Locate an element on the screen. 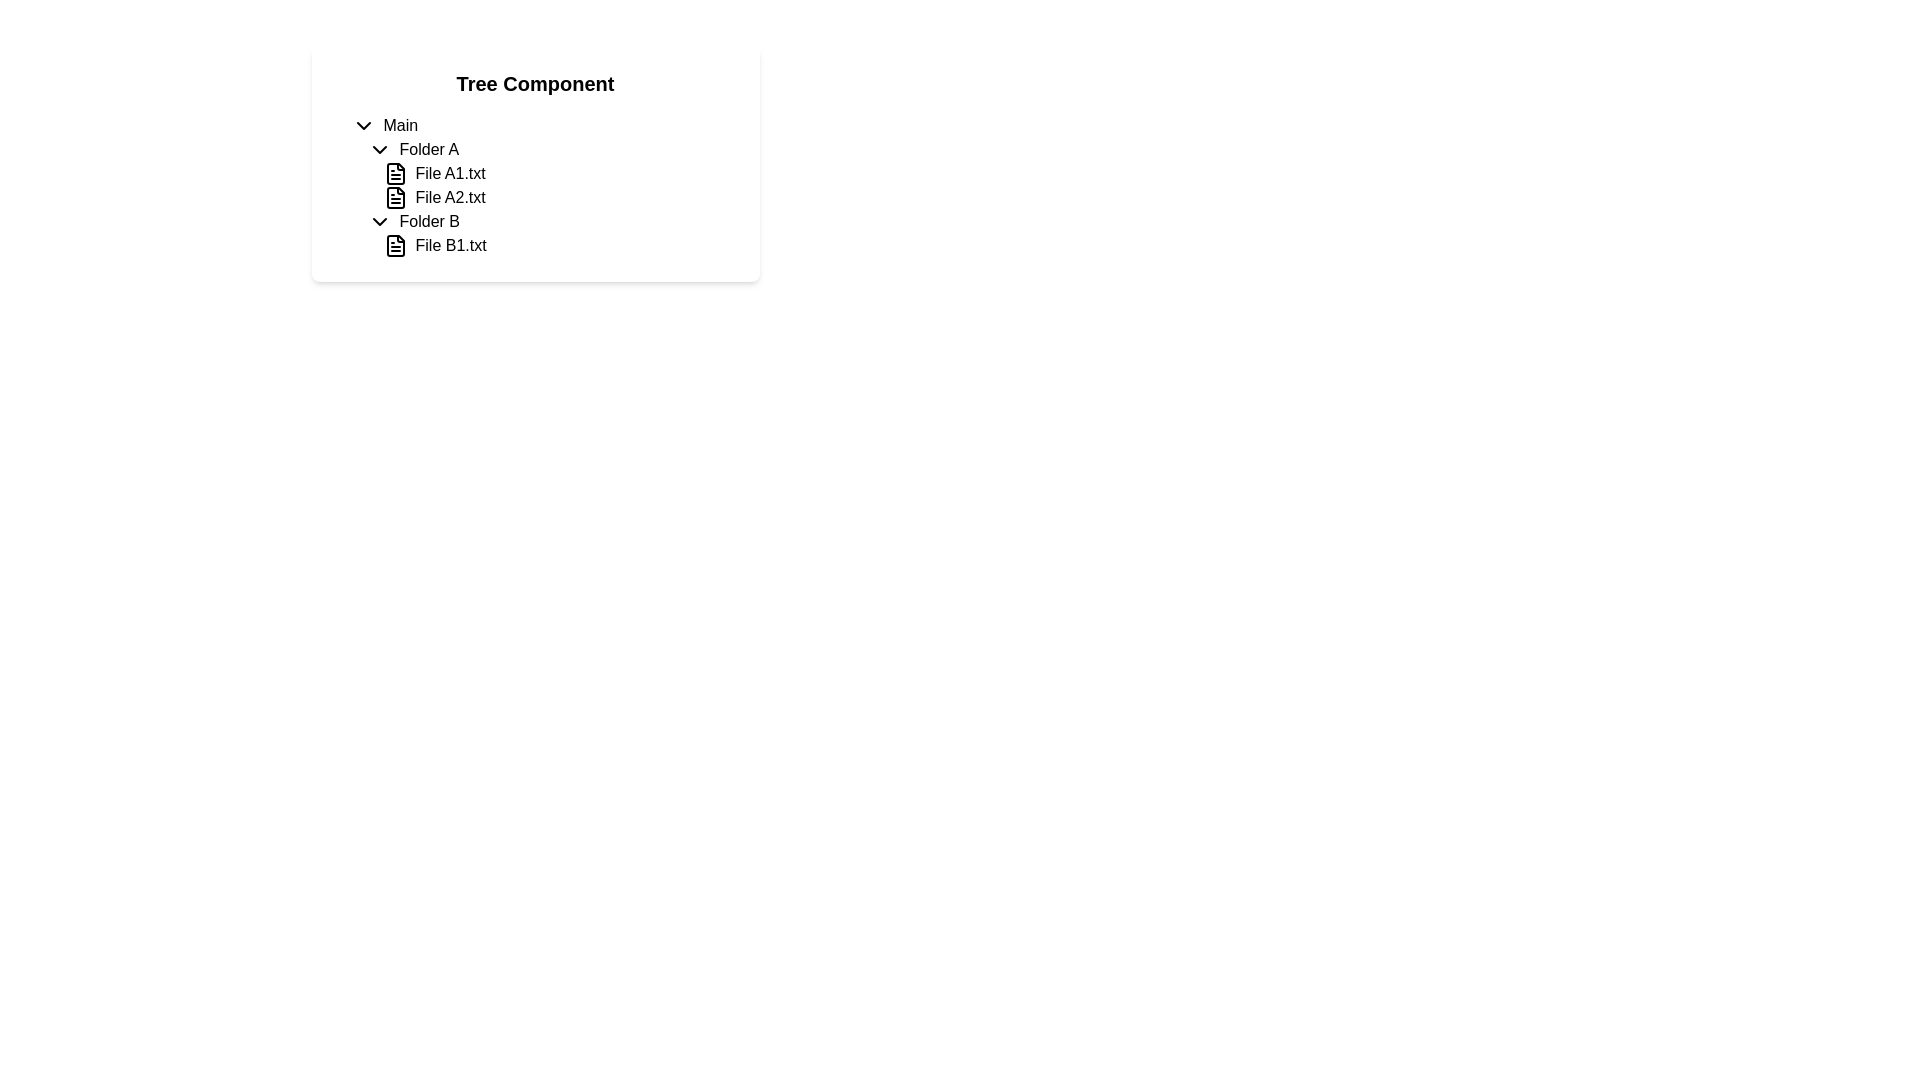  the text label representing a folder within the tree structure, located to the right of the chevron icon and below the 'Main' root element is located at coordinates (427, 149).